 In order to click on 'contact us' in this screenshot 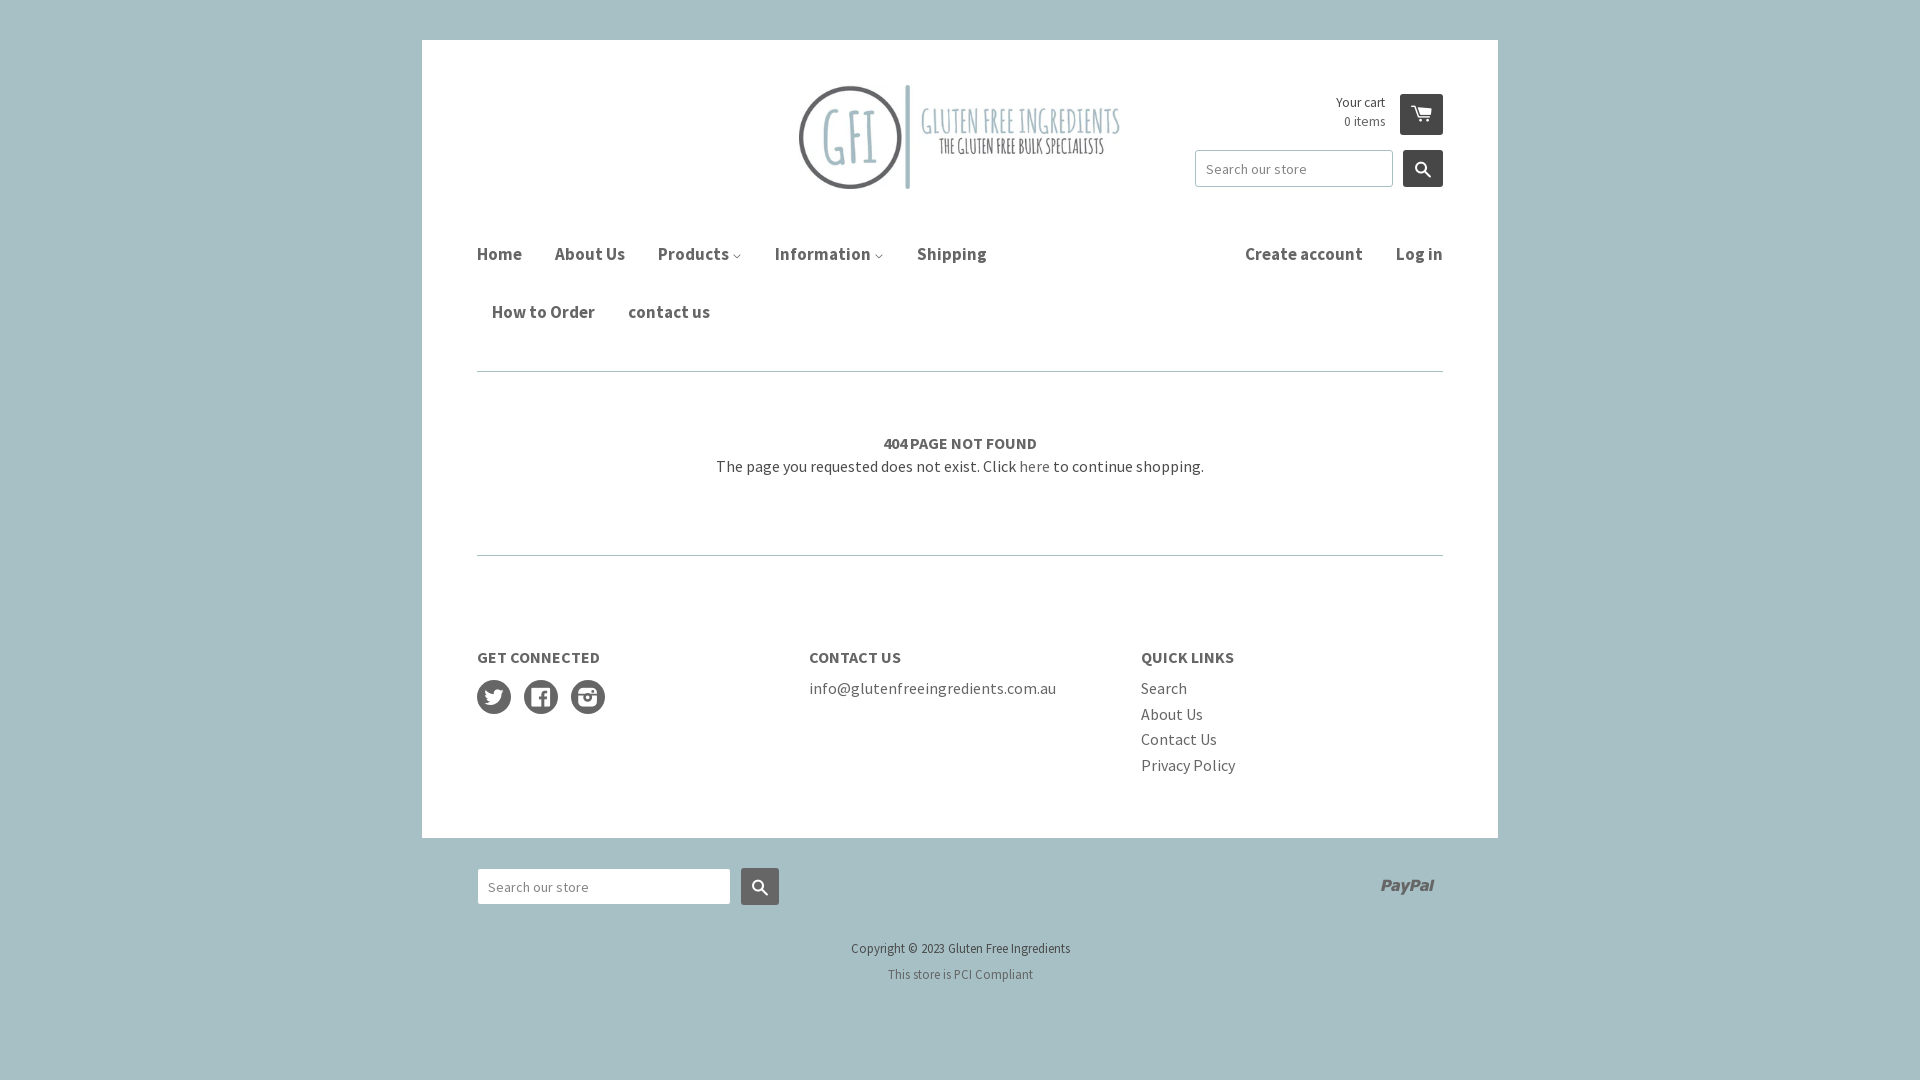, I will do `click(661, 312)`.